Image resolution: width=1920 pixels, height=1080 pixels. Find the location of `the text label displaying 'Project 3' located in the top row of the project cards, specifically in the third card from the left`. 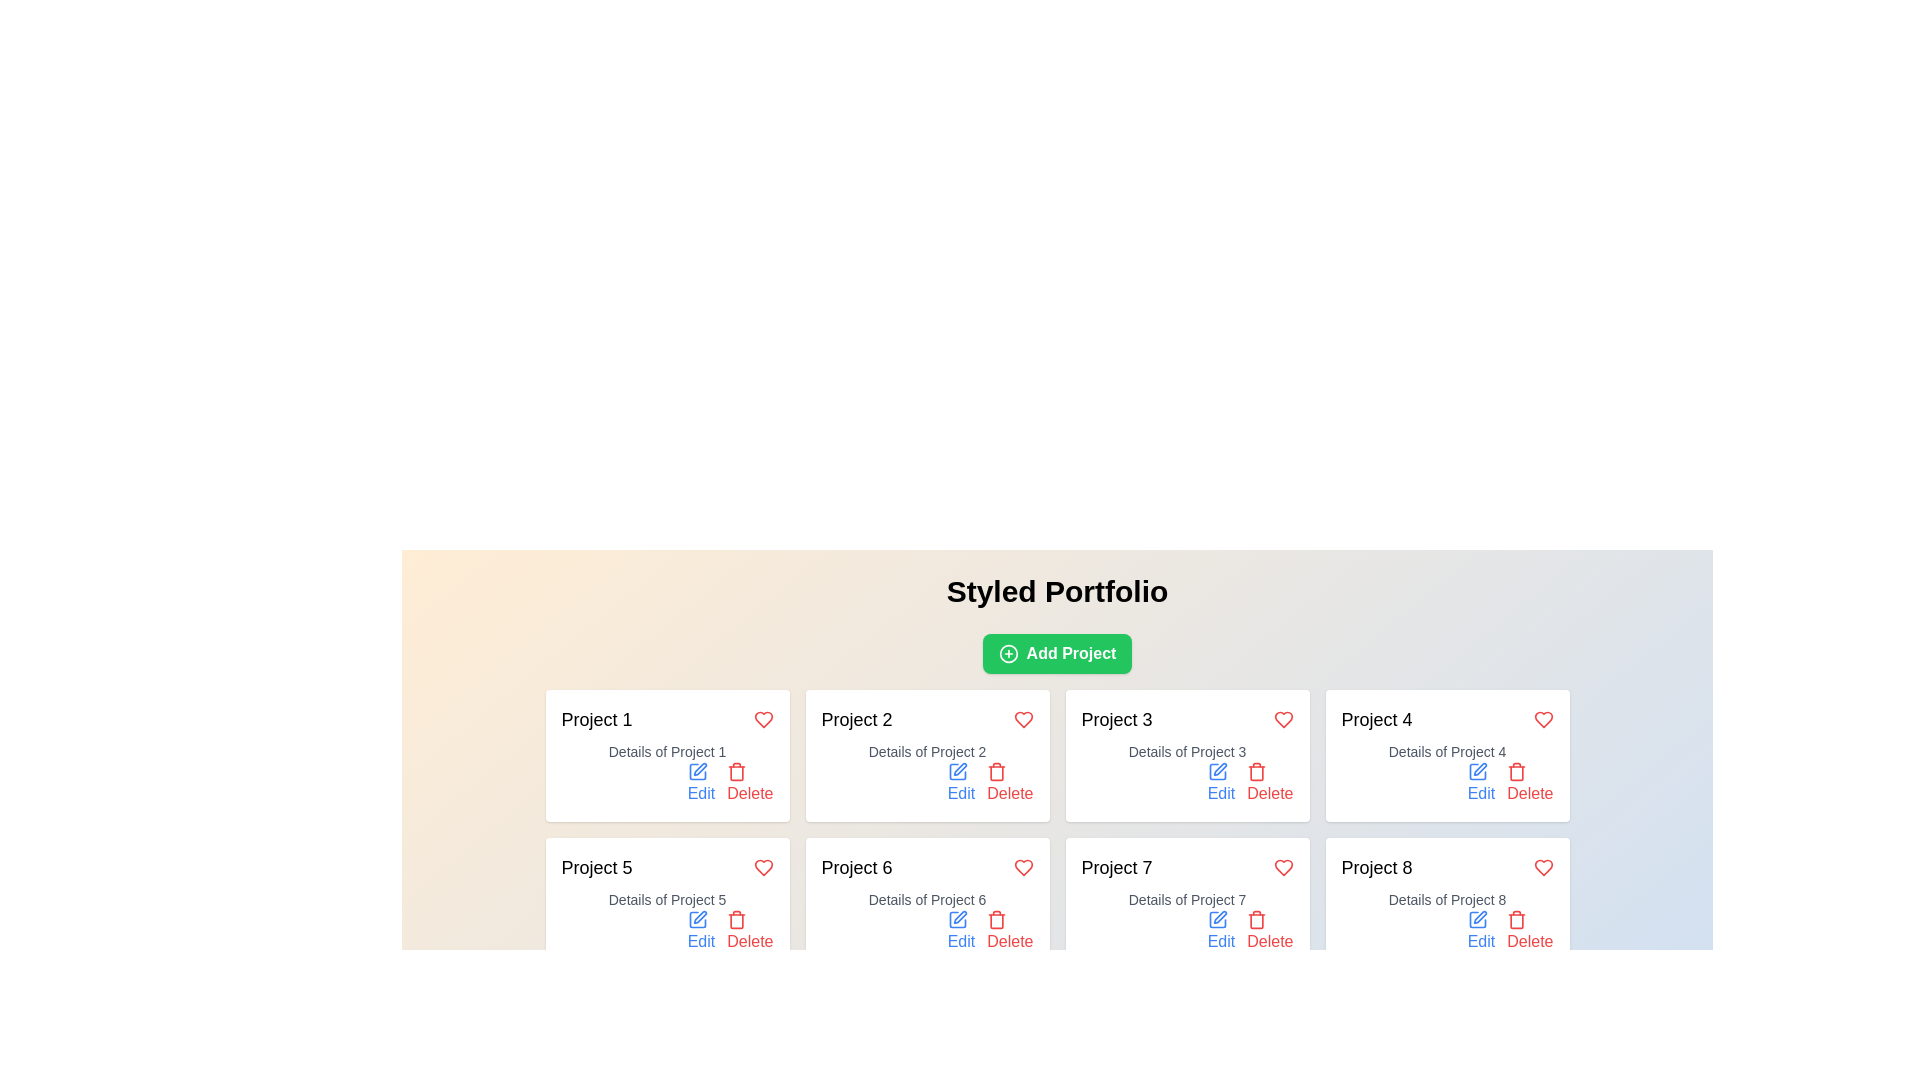

the text label displaying 'Project 3' located in the top row of the project cards, specifically in the third card from the left is located at coordinates (1116, 720).